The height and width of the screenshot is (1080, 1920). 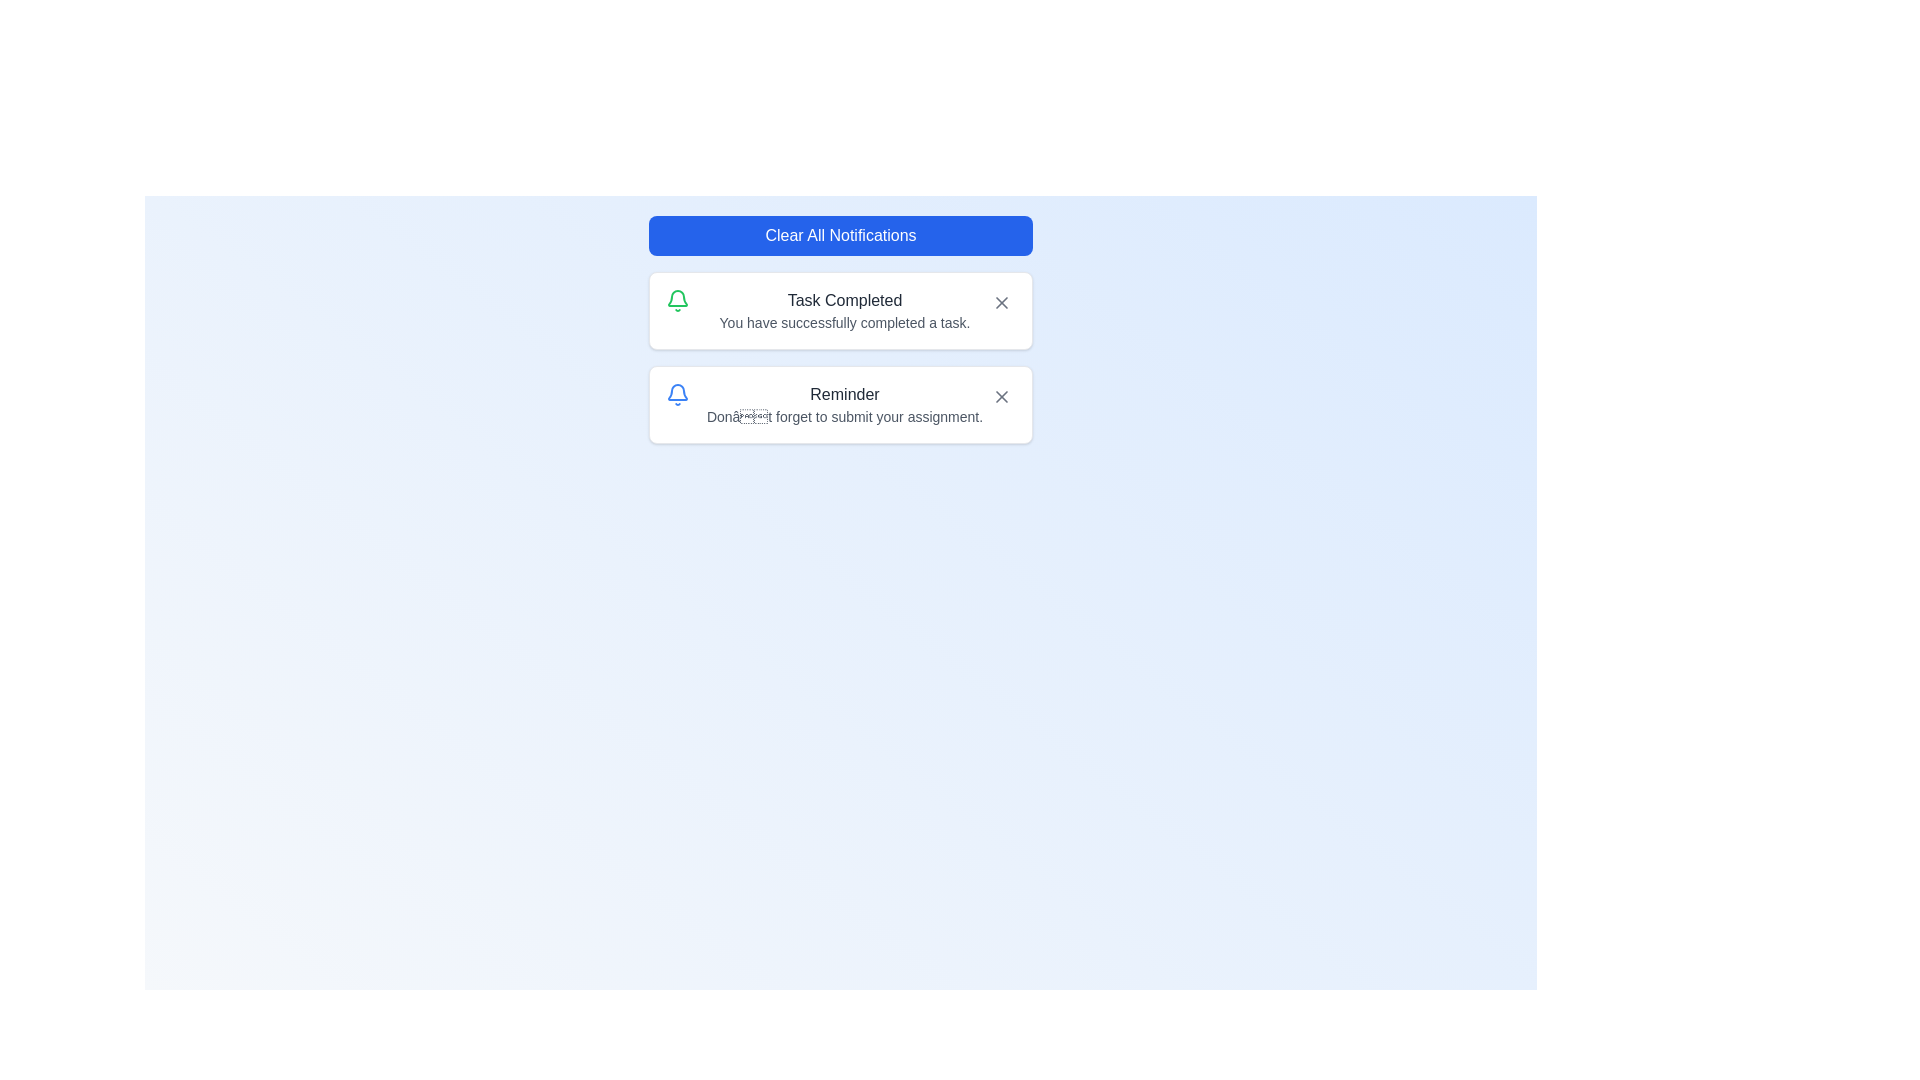 What do you see at coordinates (677, 298) in the screenshot?
I see `the green bell-shaped notification icon which represents alerts, located to the left of the 'Reminder' notification text` at bounding box center [677, 298].